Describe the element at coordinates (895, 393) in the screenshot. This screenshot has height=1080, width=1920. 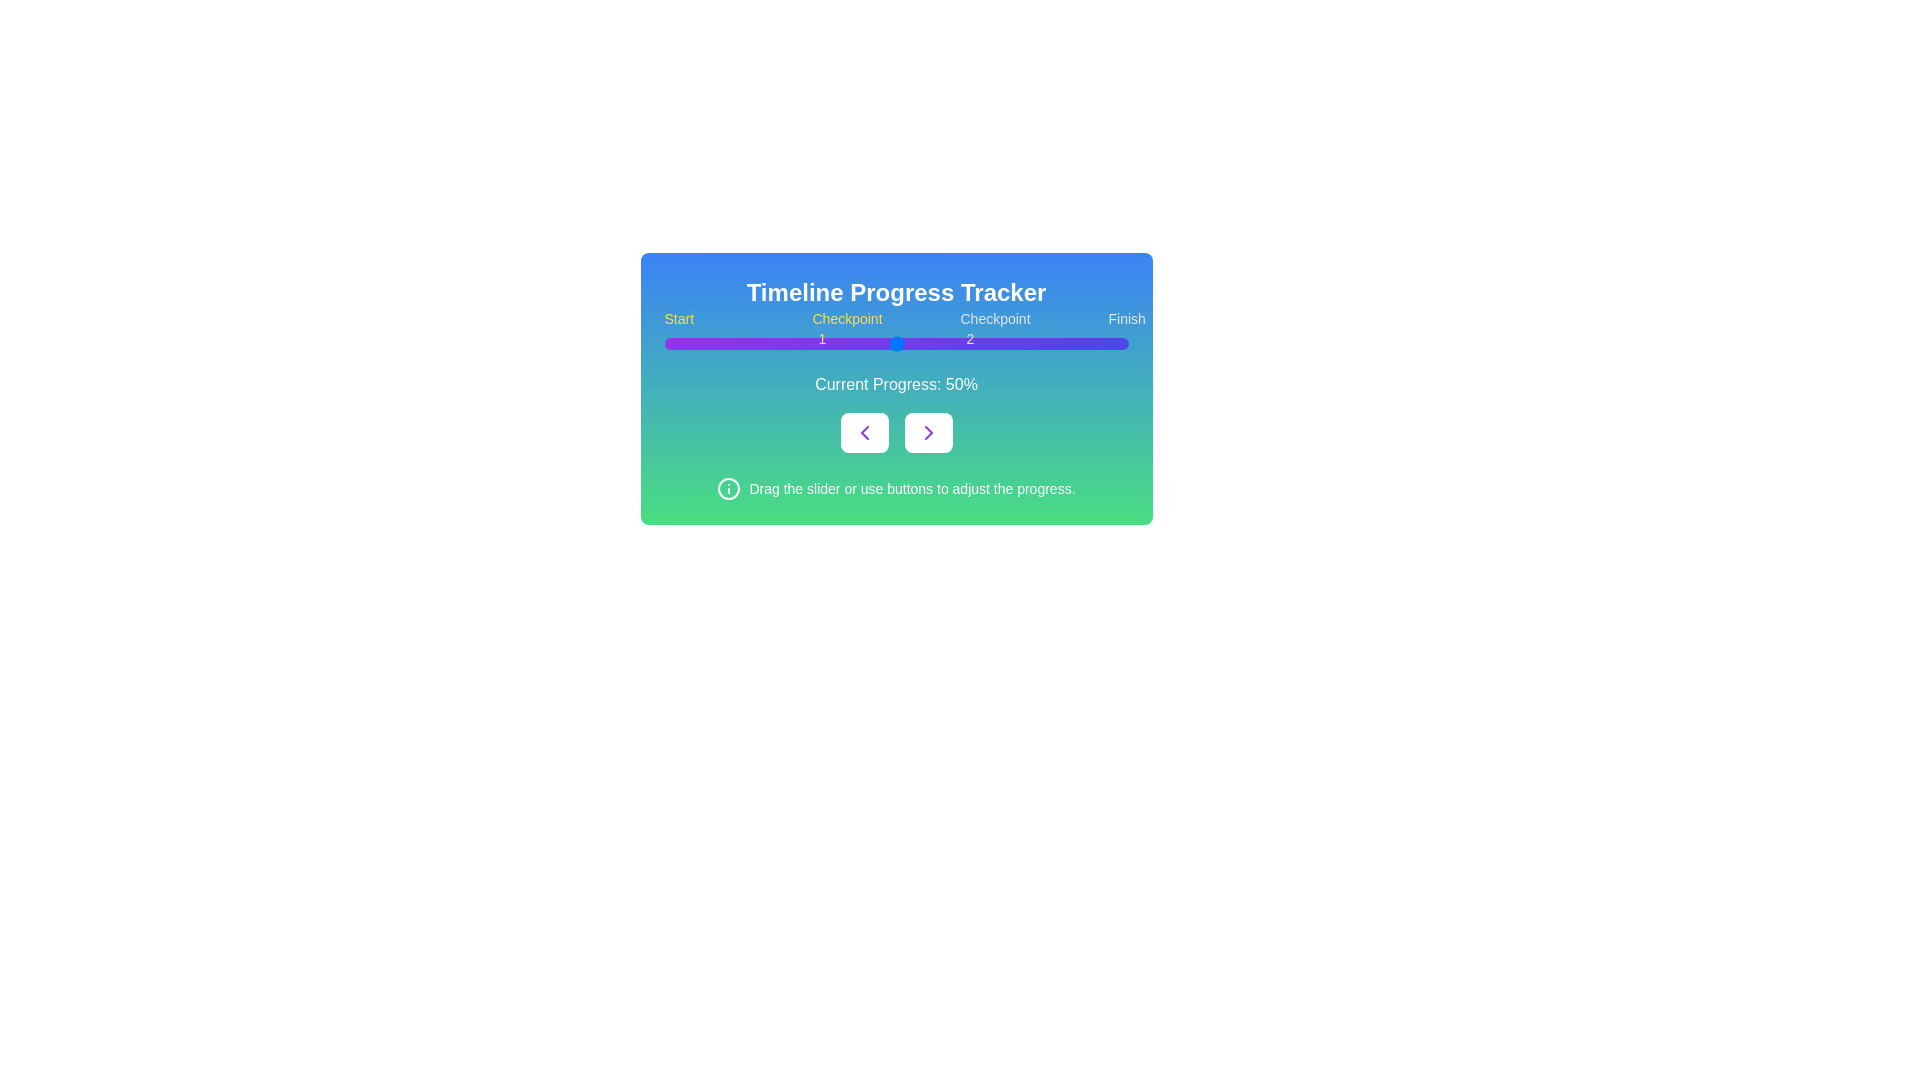
I see `the progress bar component of the Composite Component` at that location.